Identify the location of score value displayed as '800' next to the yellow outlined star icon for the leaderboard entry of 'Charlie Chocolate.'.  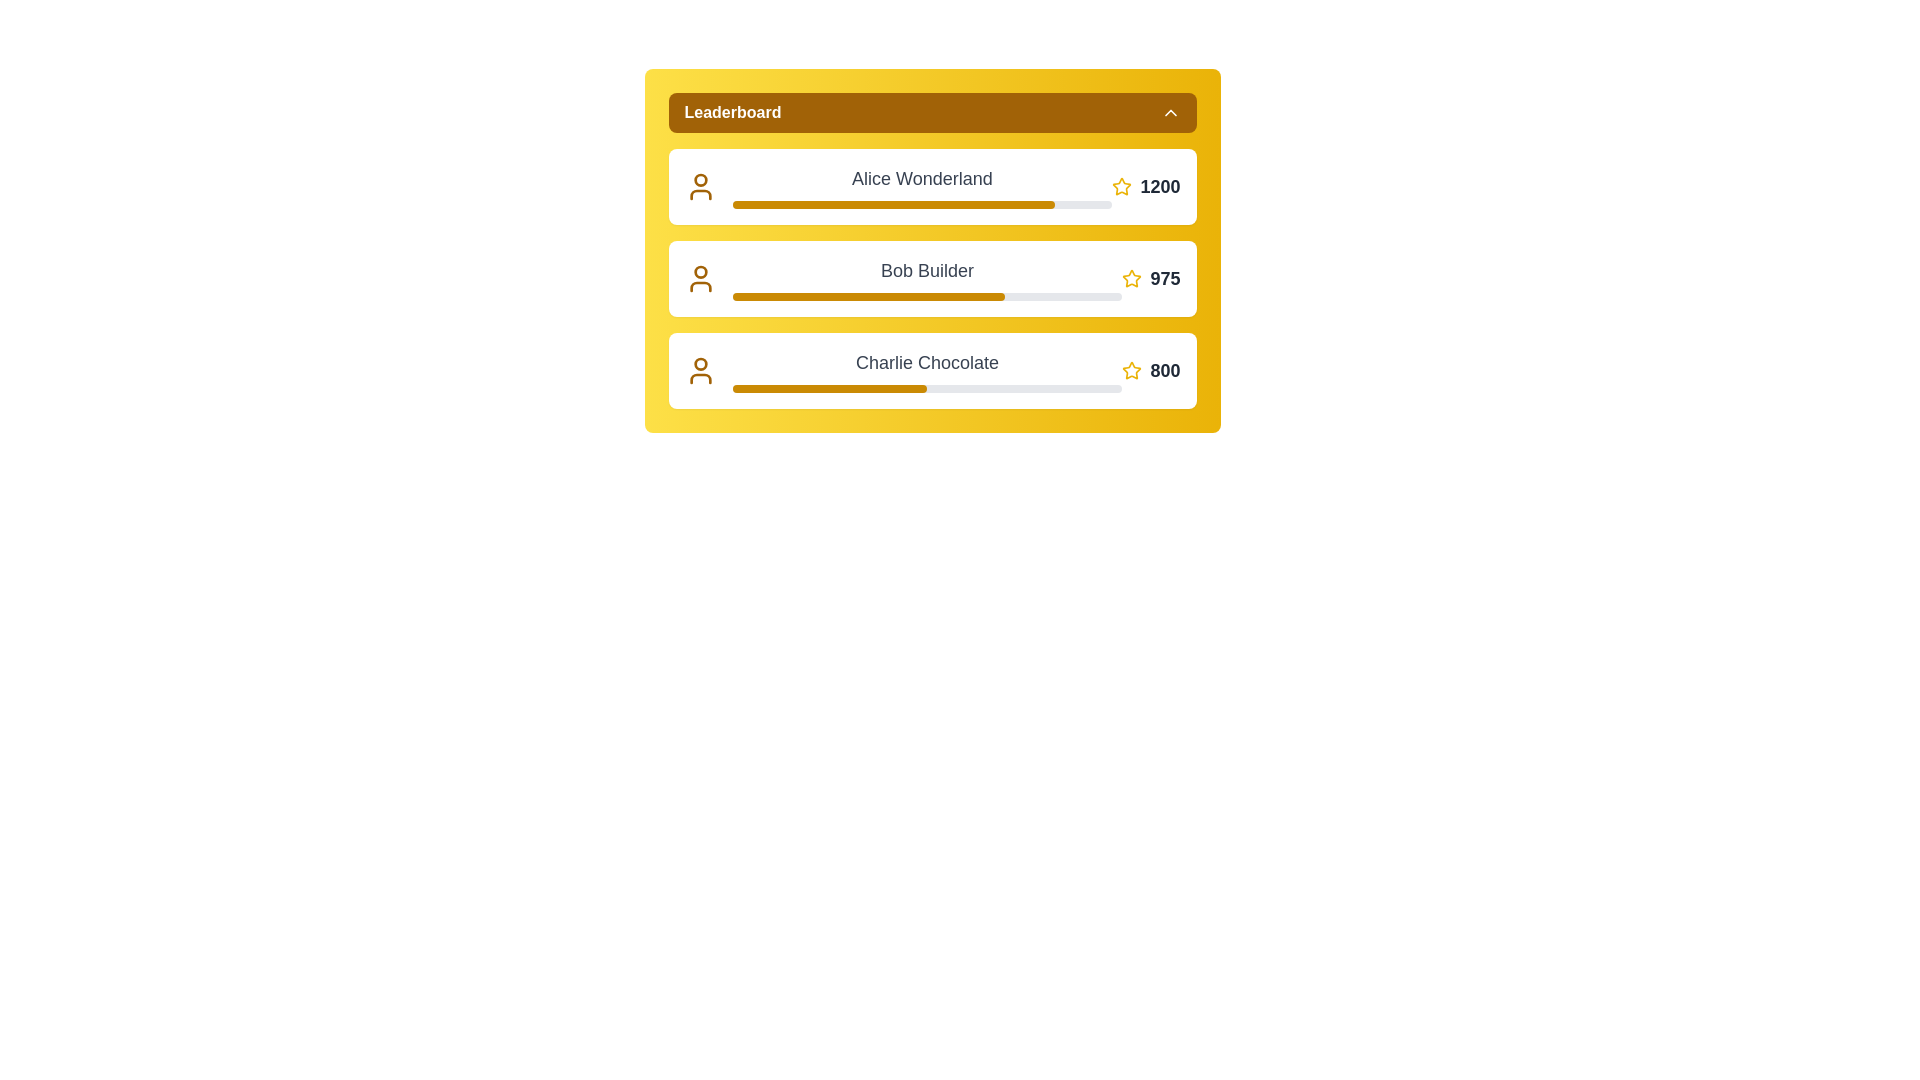
(1151, 370).